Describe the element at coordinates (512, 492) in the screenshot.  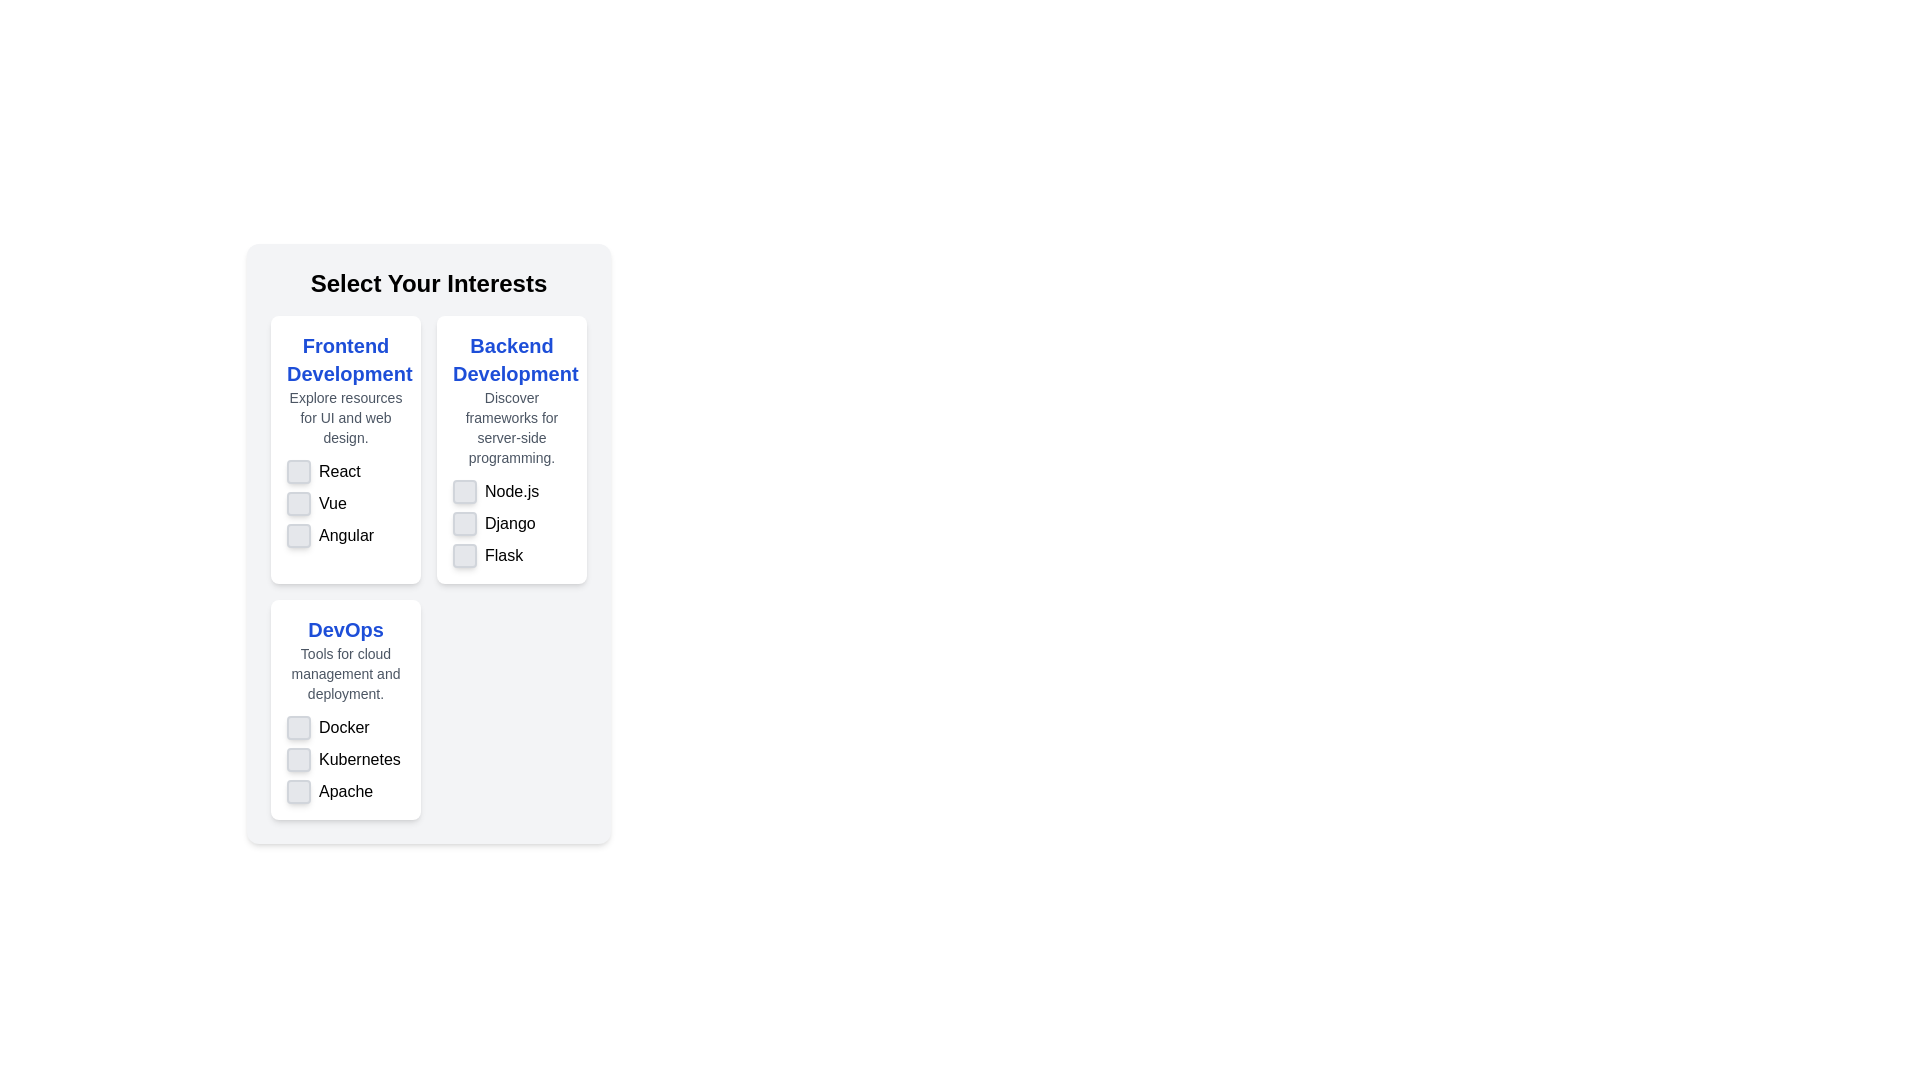
I see `the checkbox element associated with the text label 'Node.js', which is styled with a gray border and a lighter background, positioned within the 'Backend Development' section of a vertical list` at that location.